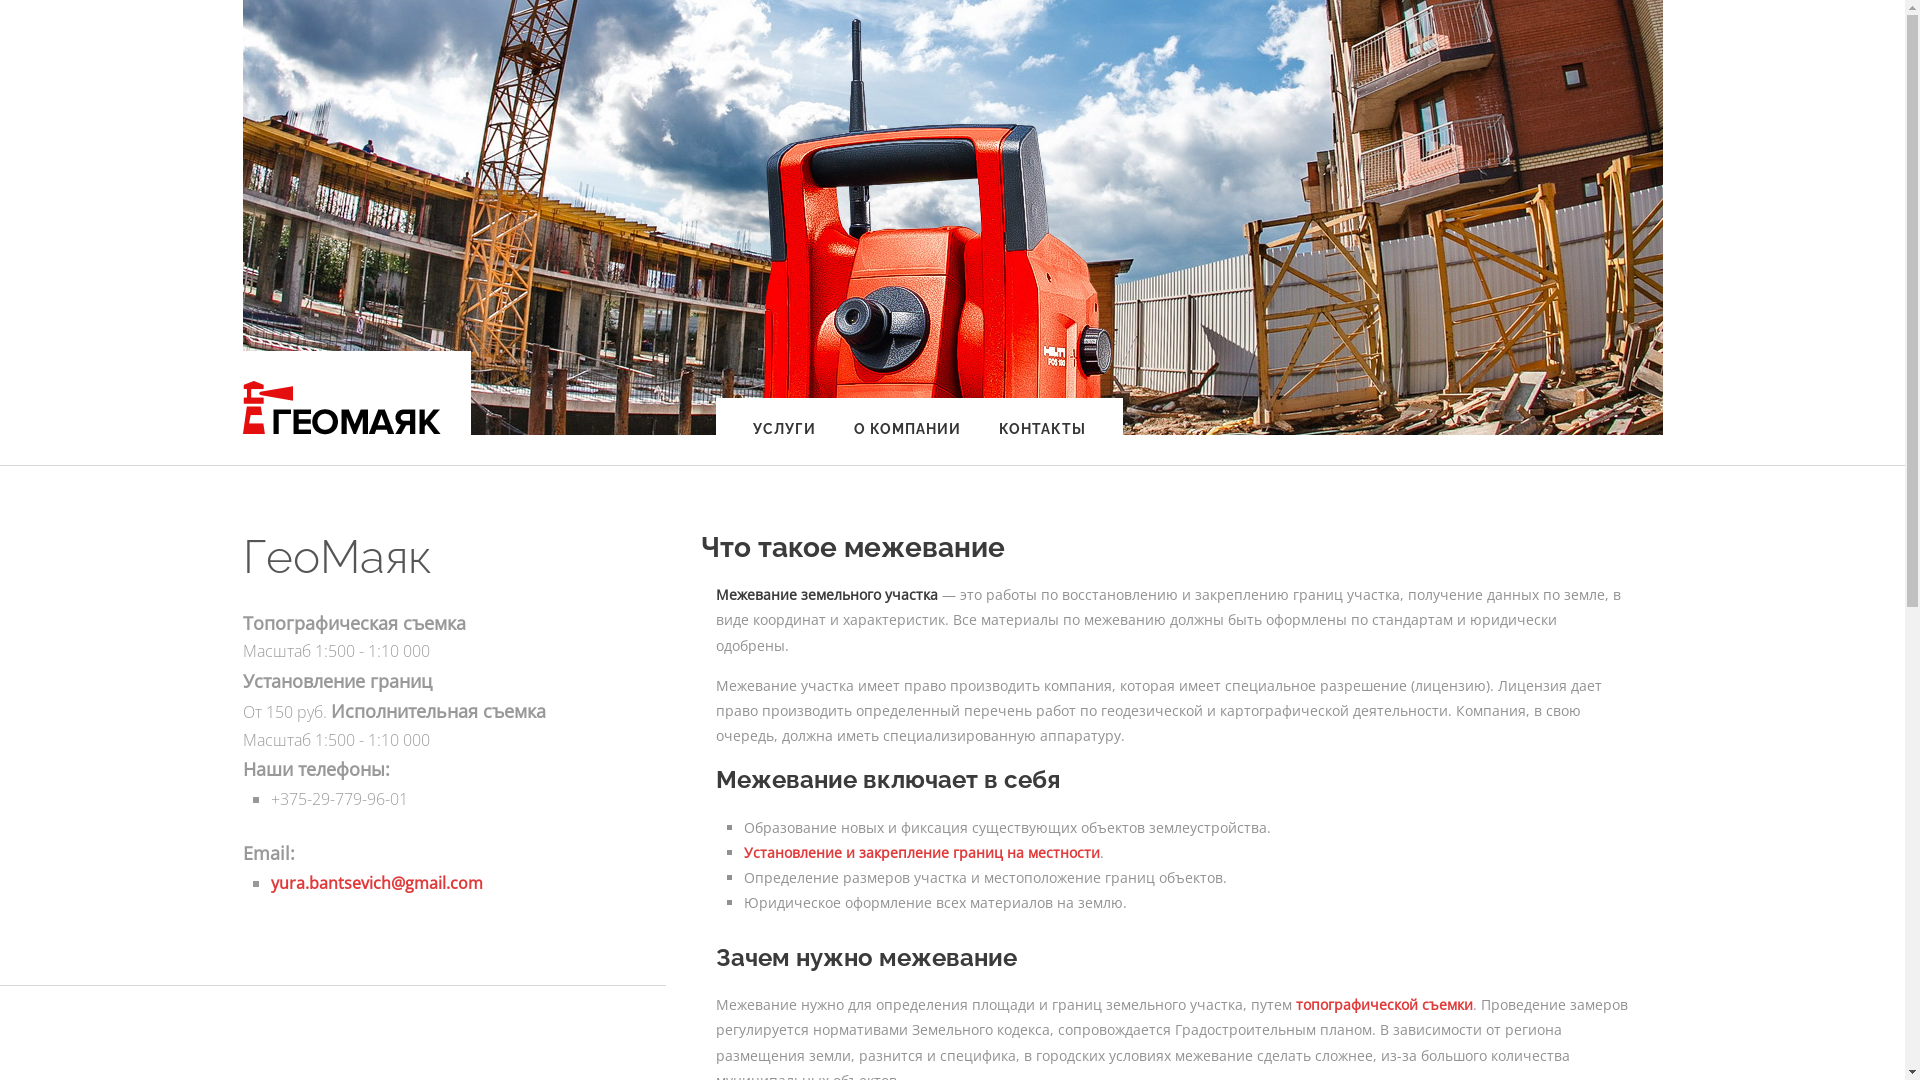 The width and height of the screenshot is (1920, 1080). What do you see at coordinates (375, 882) in the screenshot?
I see `'yura.bantsevich@gmail.com'` at bounding box center [375, 882].